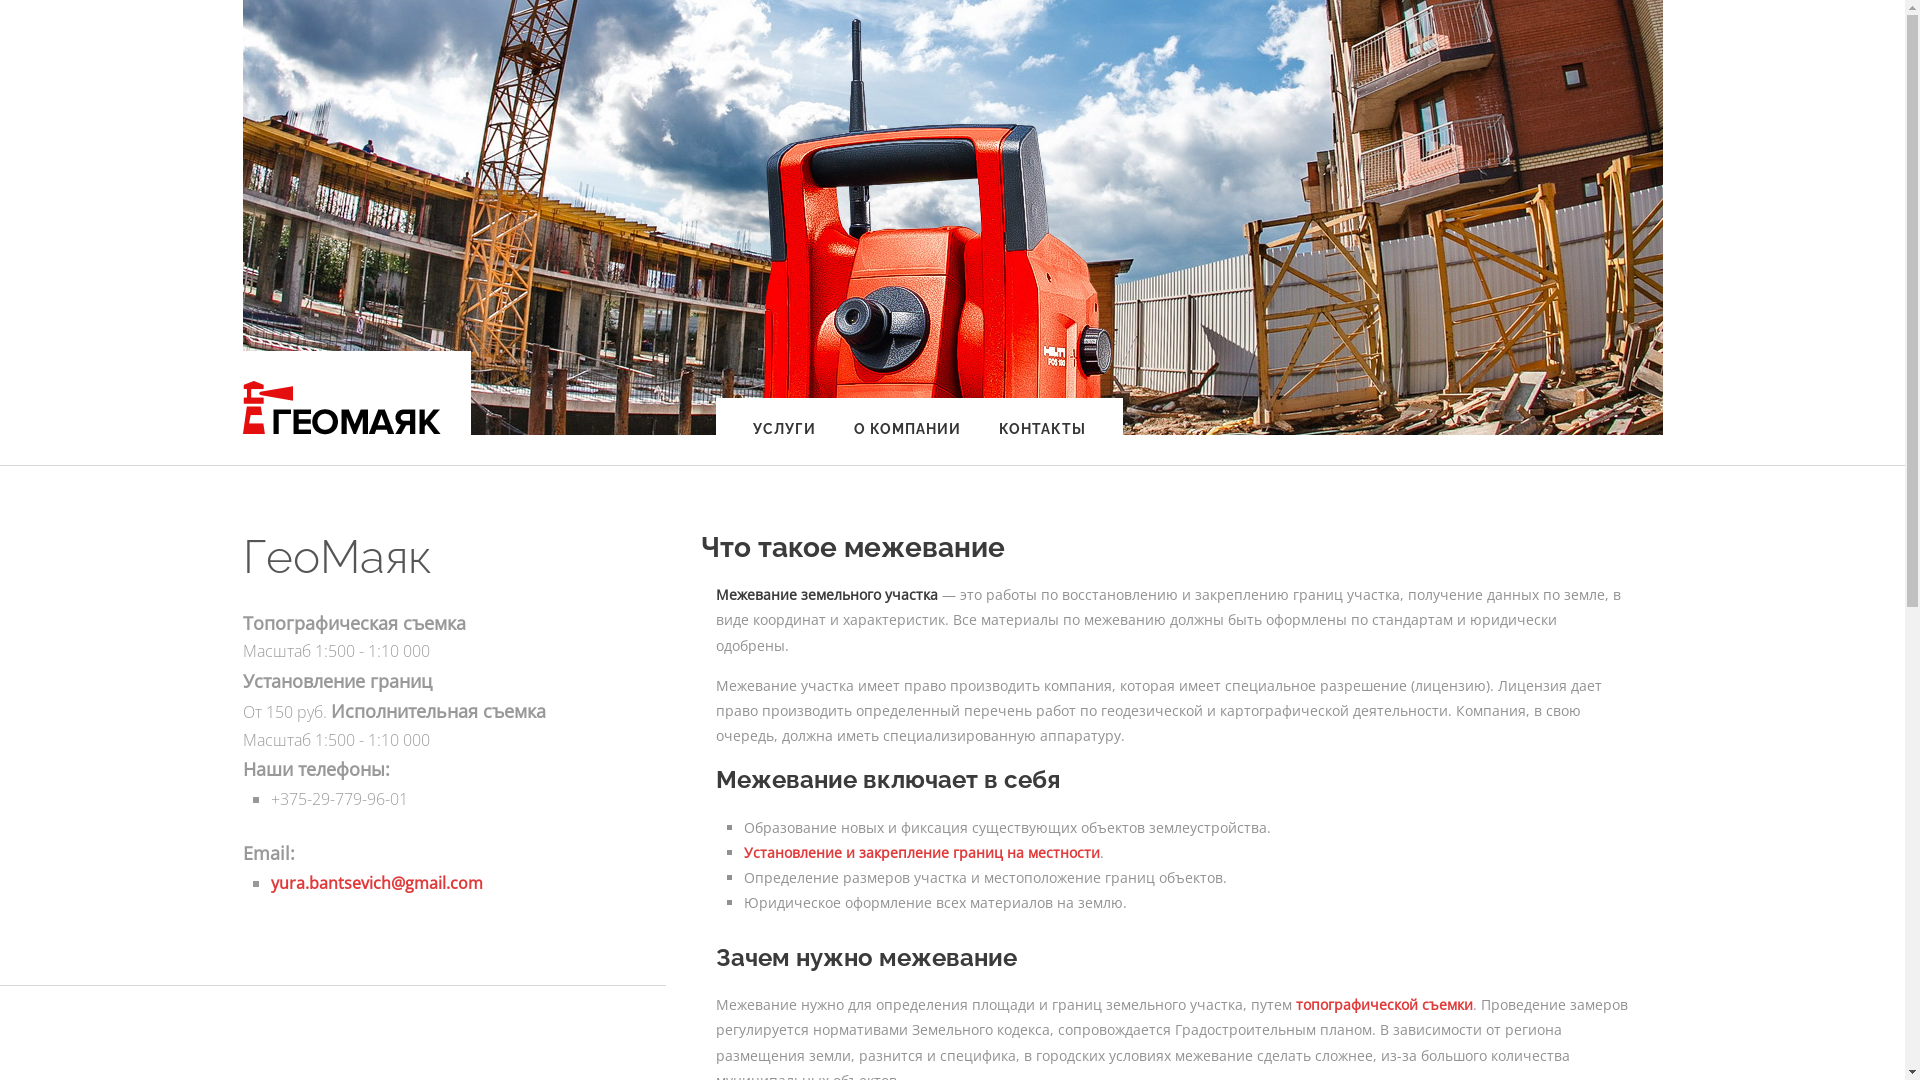 The width and height of the screenshot is (1920, 1080). What do you see at coordinates (375, 882) in the screenshot?
I see `'yura.bantsevich@gmail.com'` at bounding box center [375, 882].